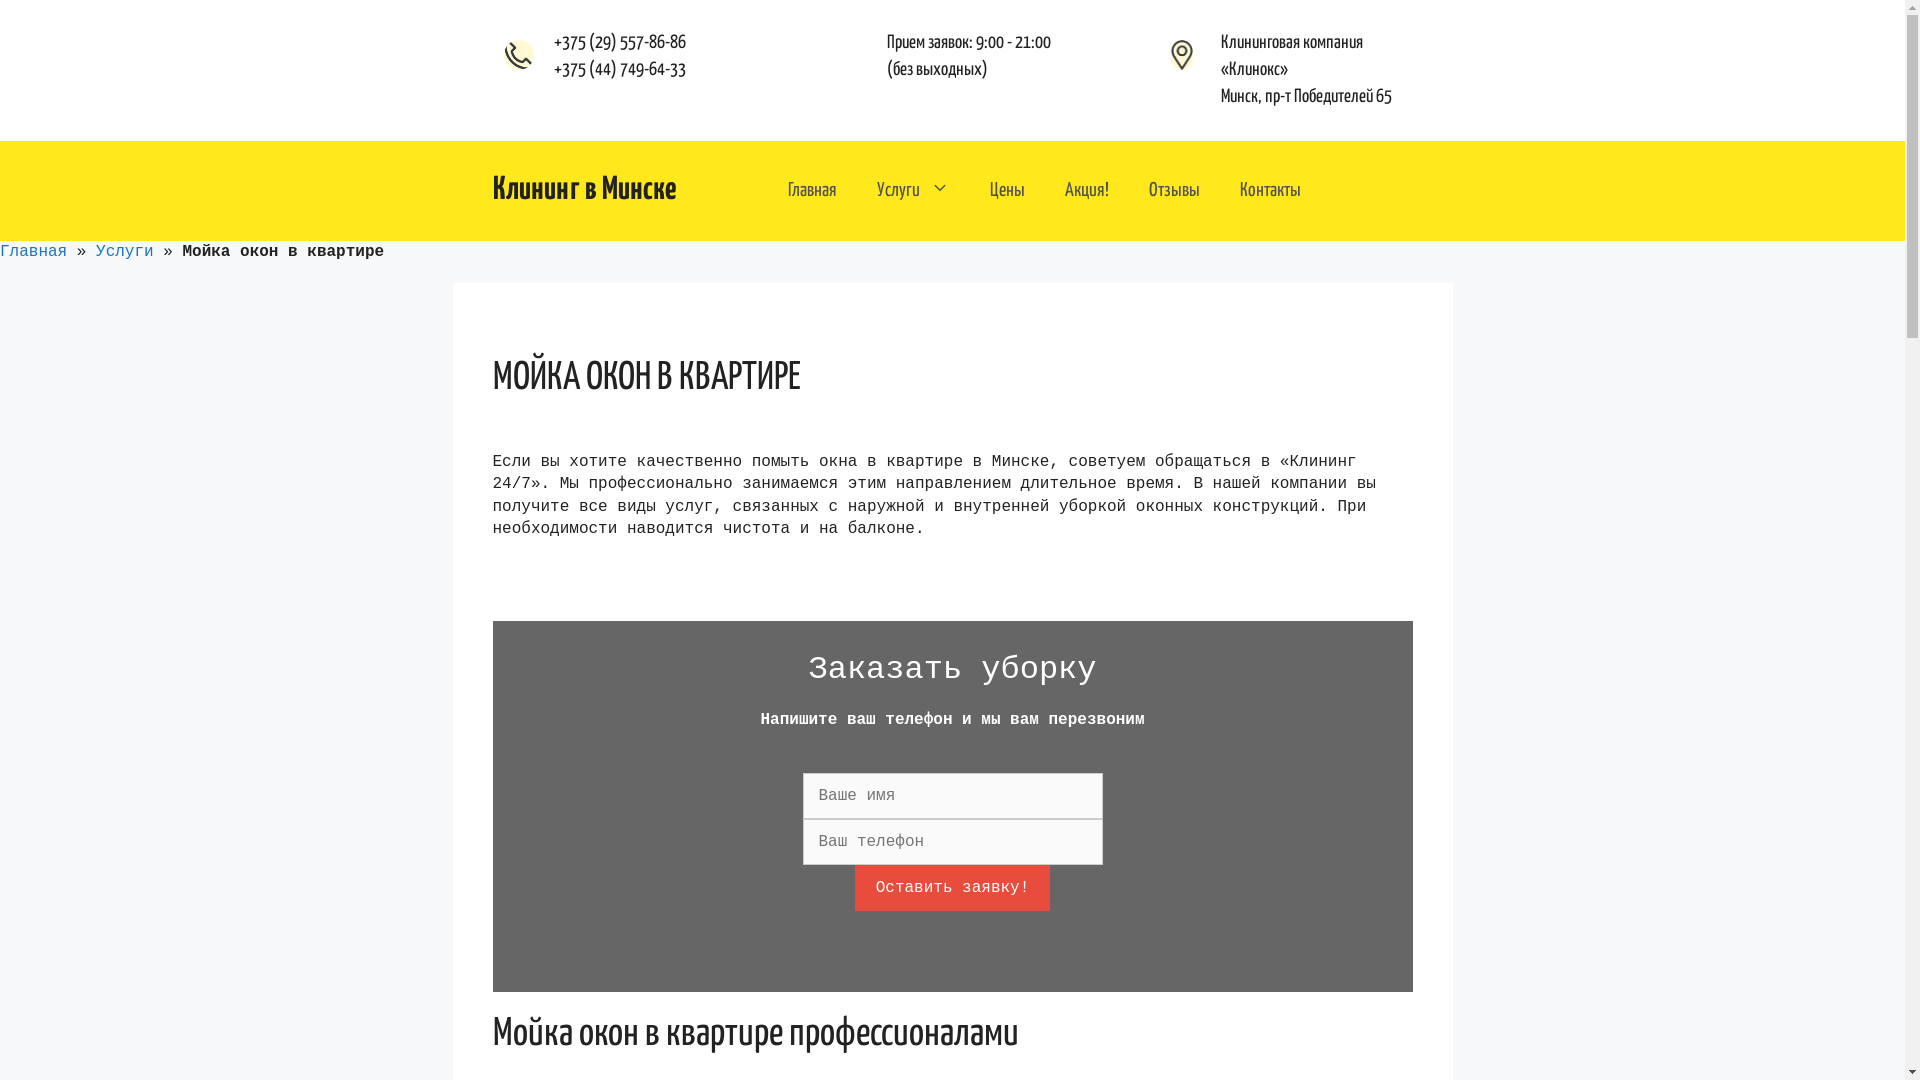 This screenshot has width=1920, height=1080. Describe the element at coordinates (618, 68) in the screenshot. I see `'+375 (44) 749-64-33'` at that location.